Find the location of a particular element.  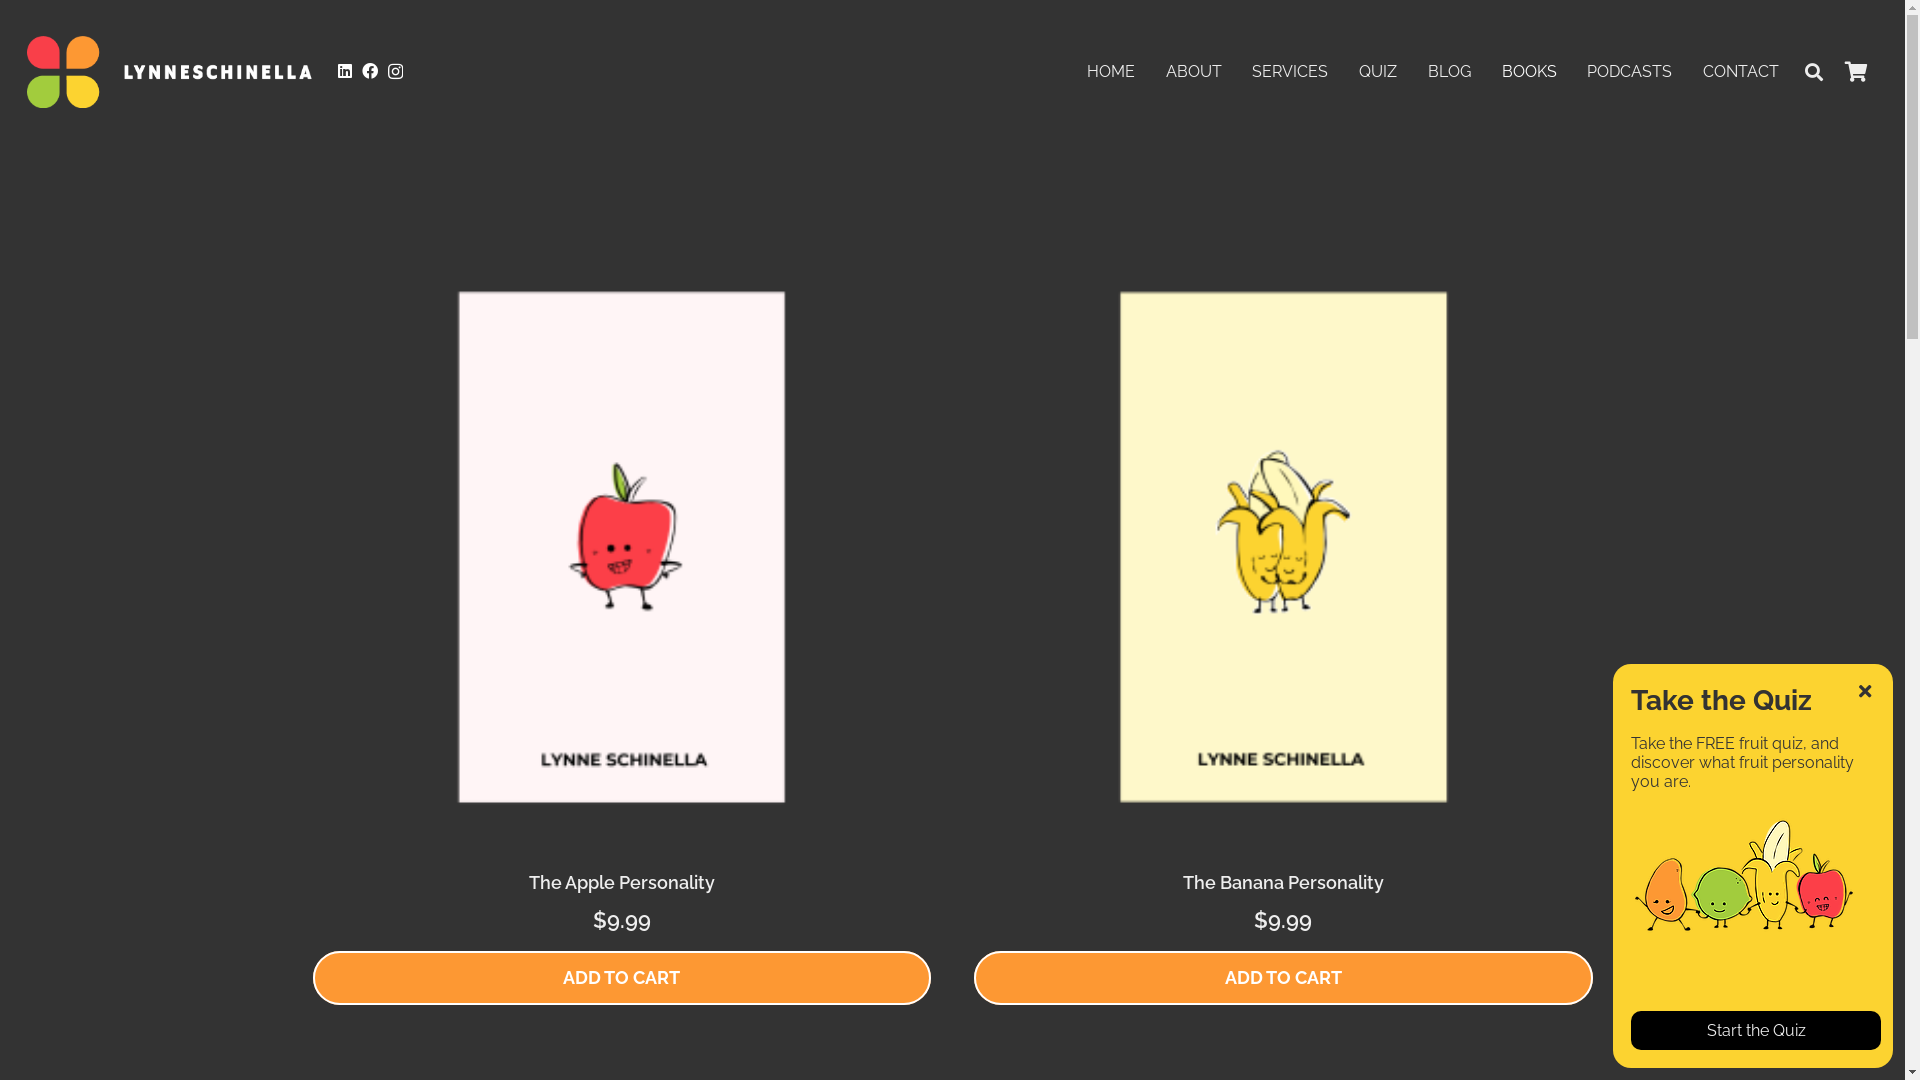

'0' is located at coordinates (1855, 71).